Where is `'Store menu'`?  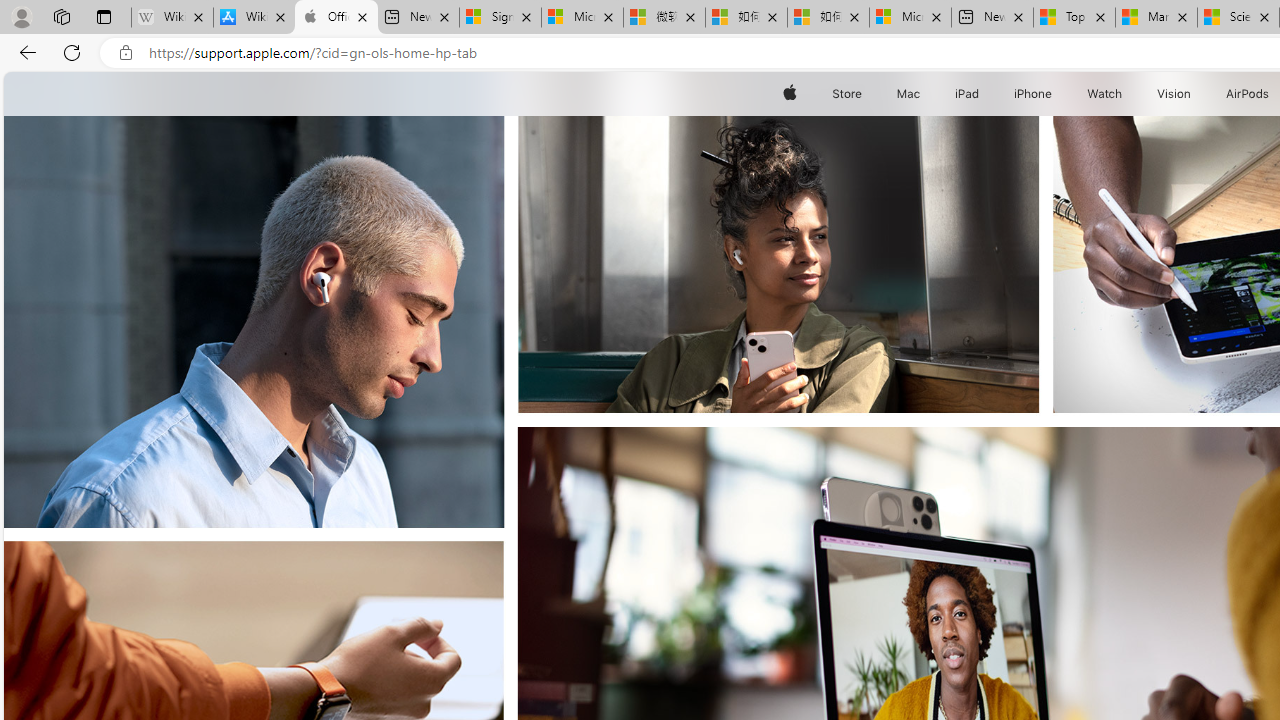 'Store menu' is located at coordinates (865, 93).